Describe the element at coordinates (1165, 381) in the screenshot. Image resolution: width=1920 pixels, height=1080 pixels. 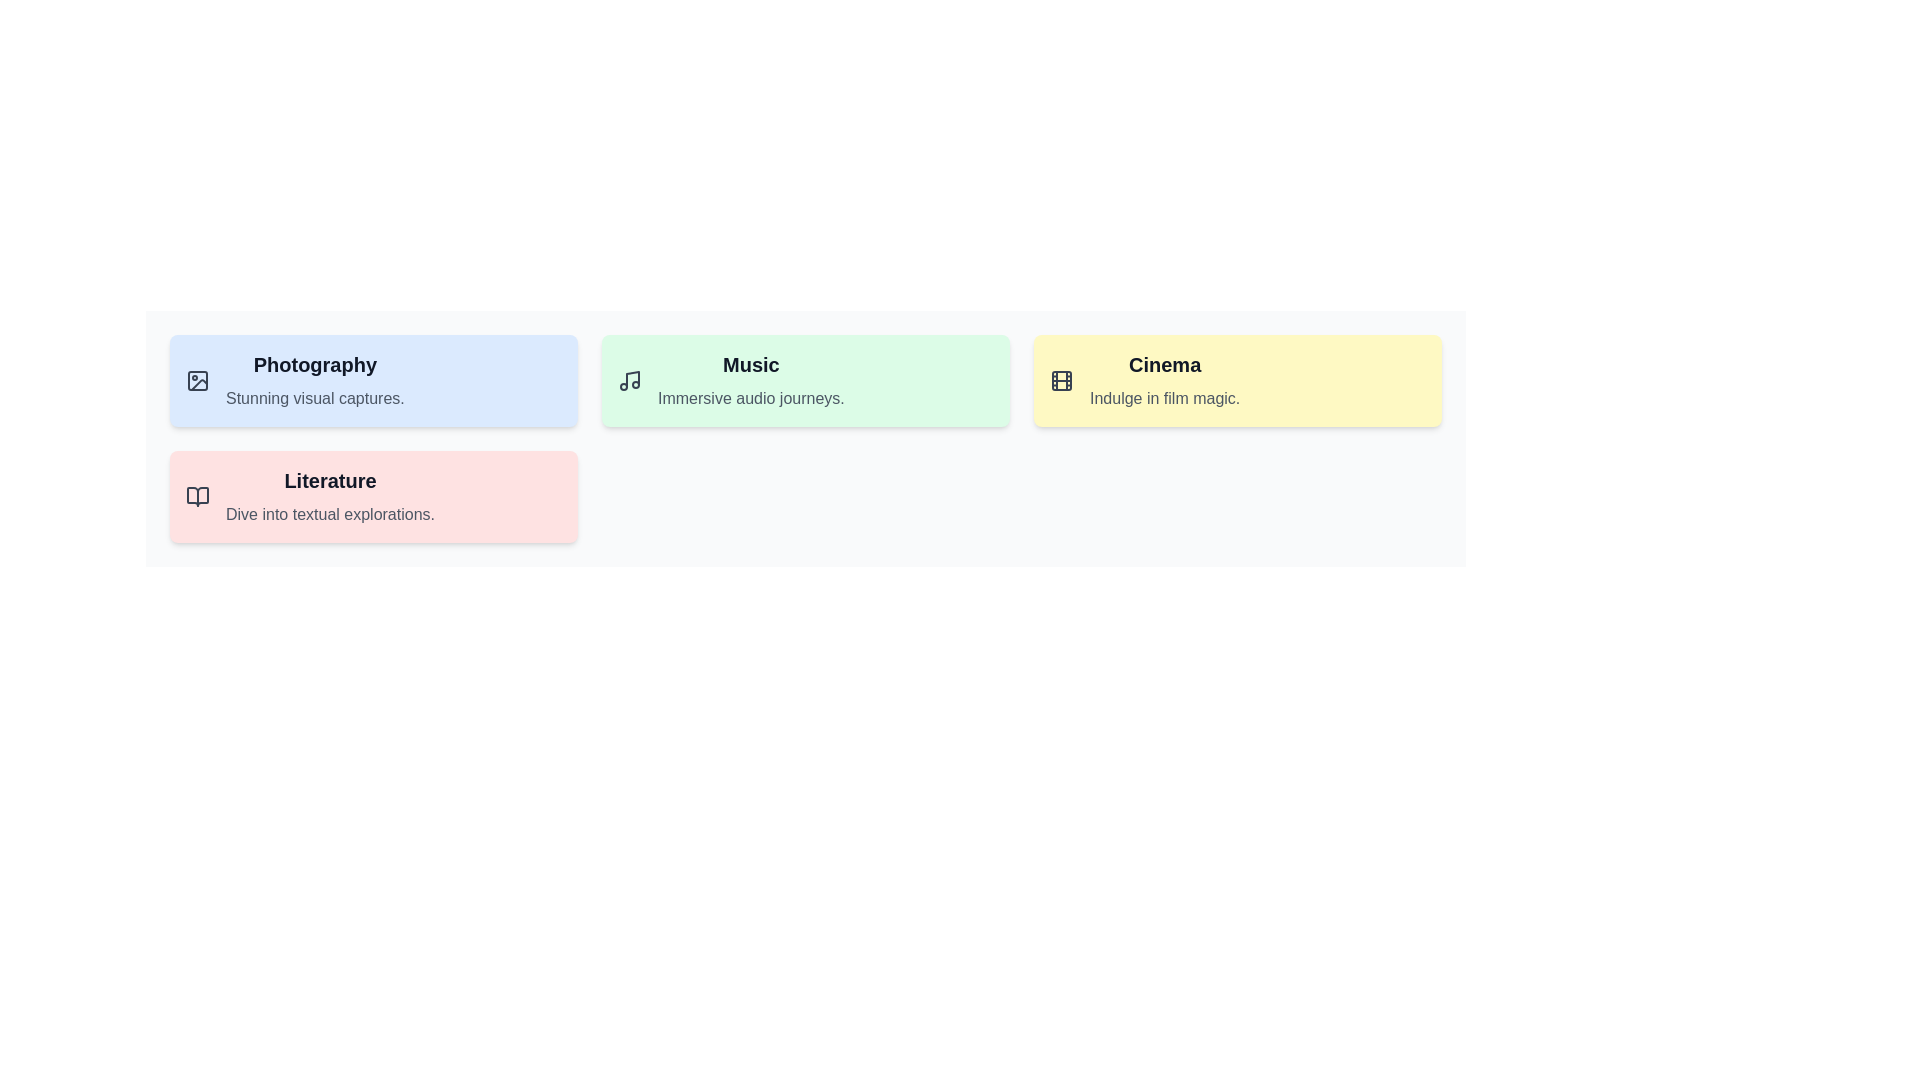
I see `the 'Cinema' descriptive card` at that location.